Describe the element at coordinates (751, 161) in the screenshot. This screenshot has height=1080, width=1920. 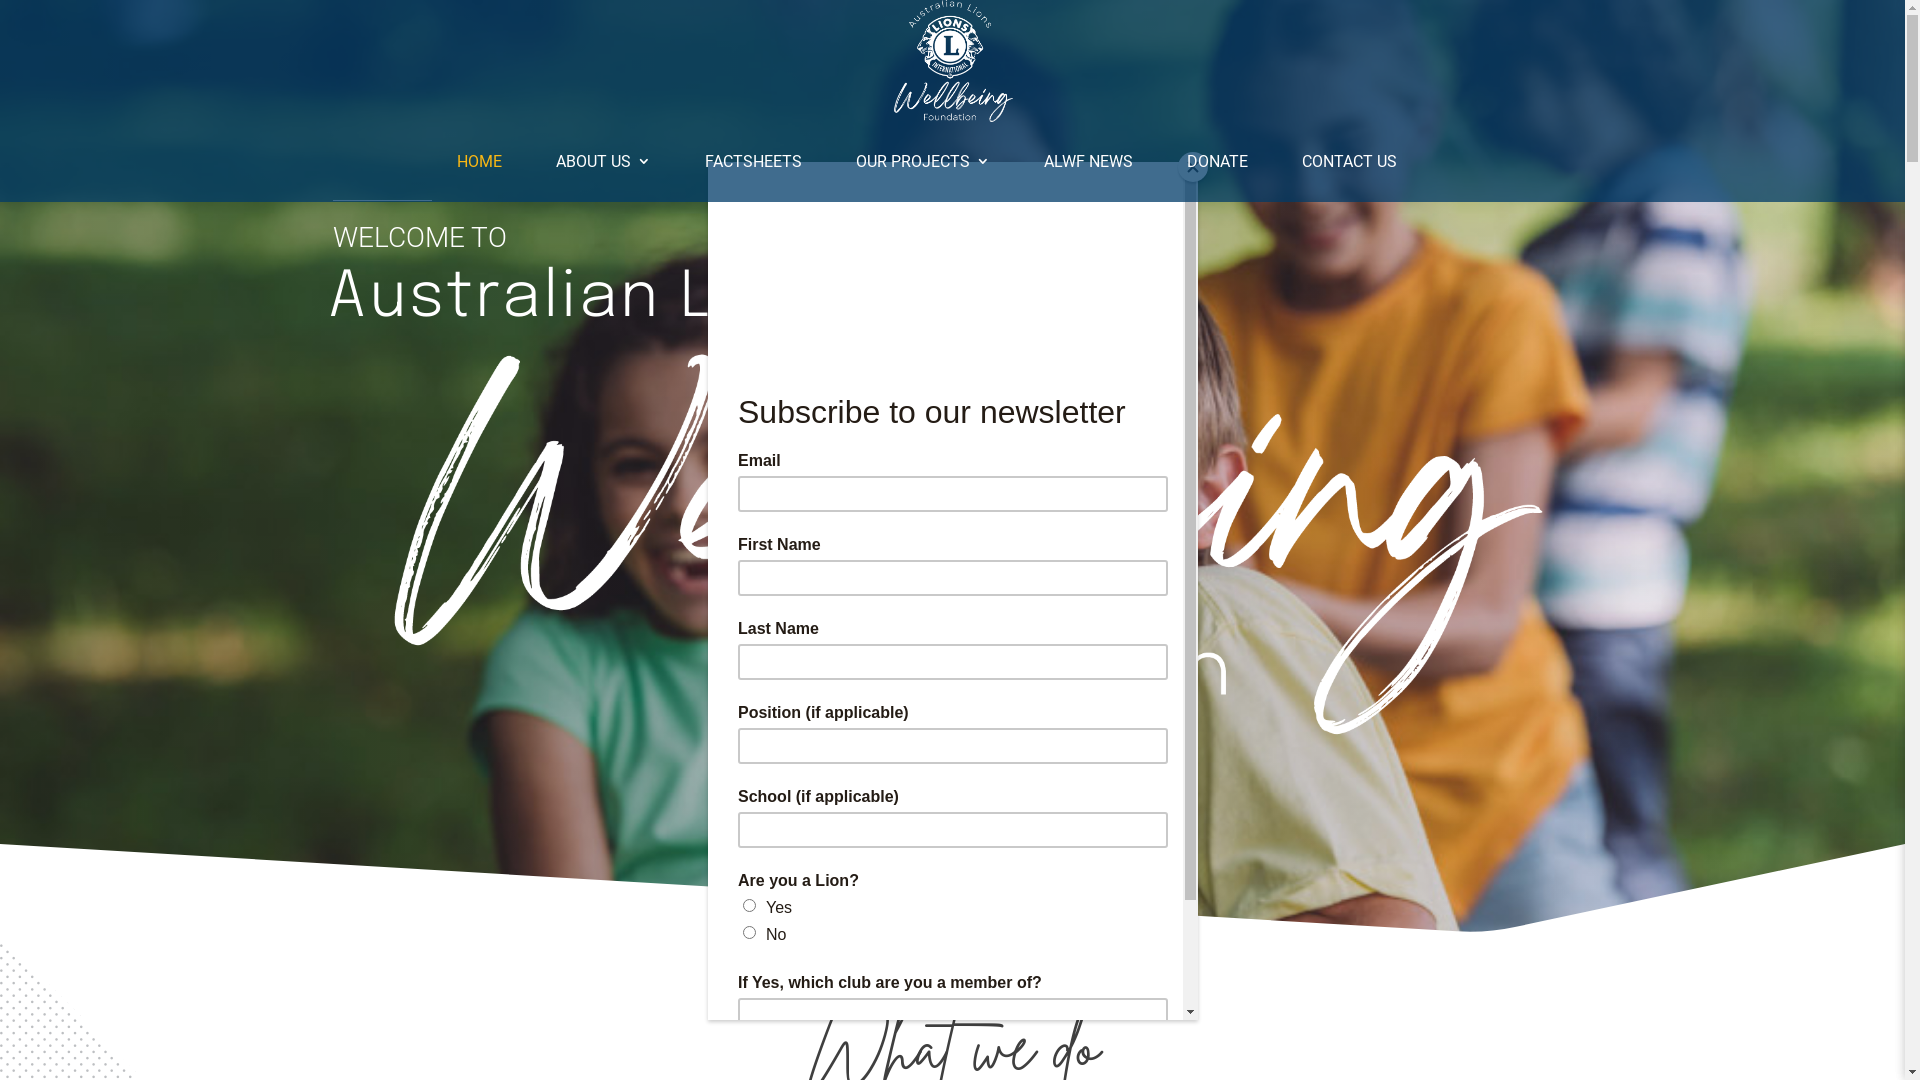
I see `'FACTSHEETS'` at that location.